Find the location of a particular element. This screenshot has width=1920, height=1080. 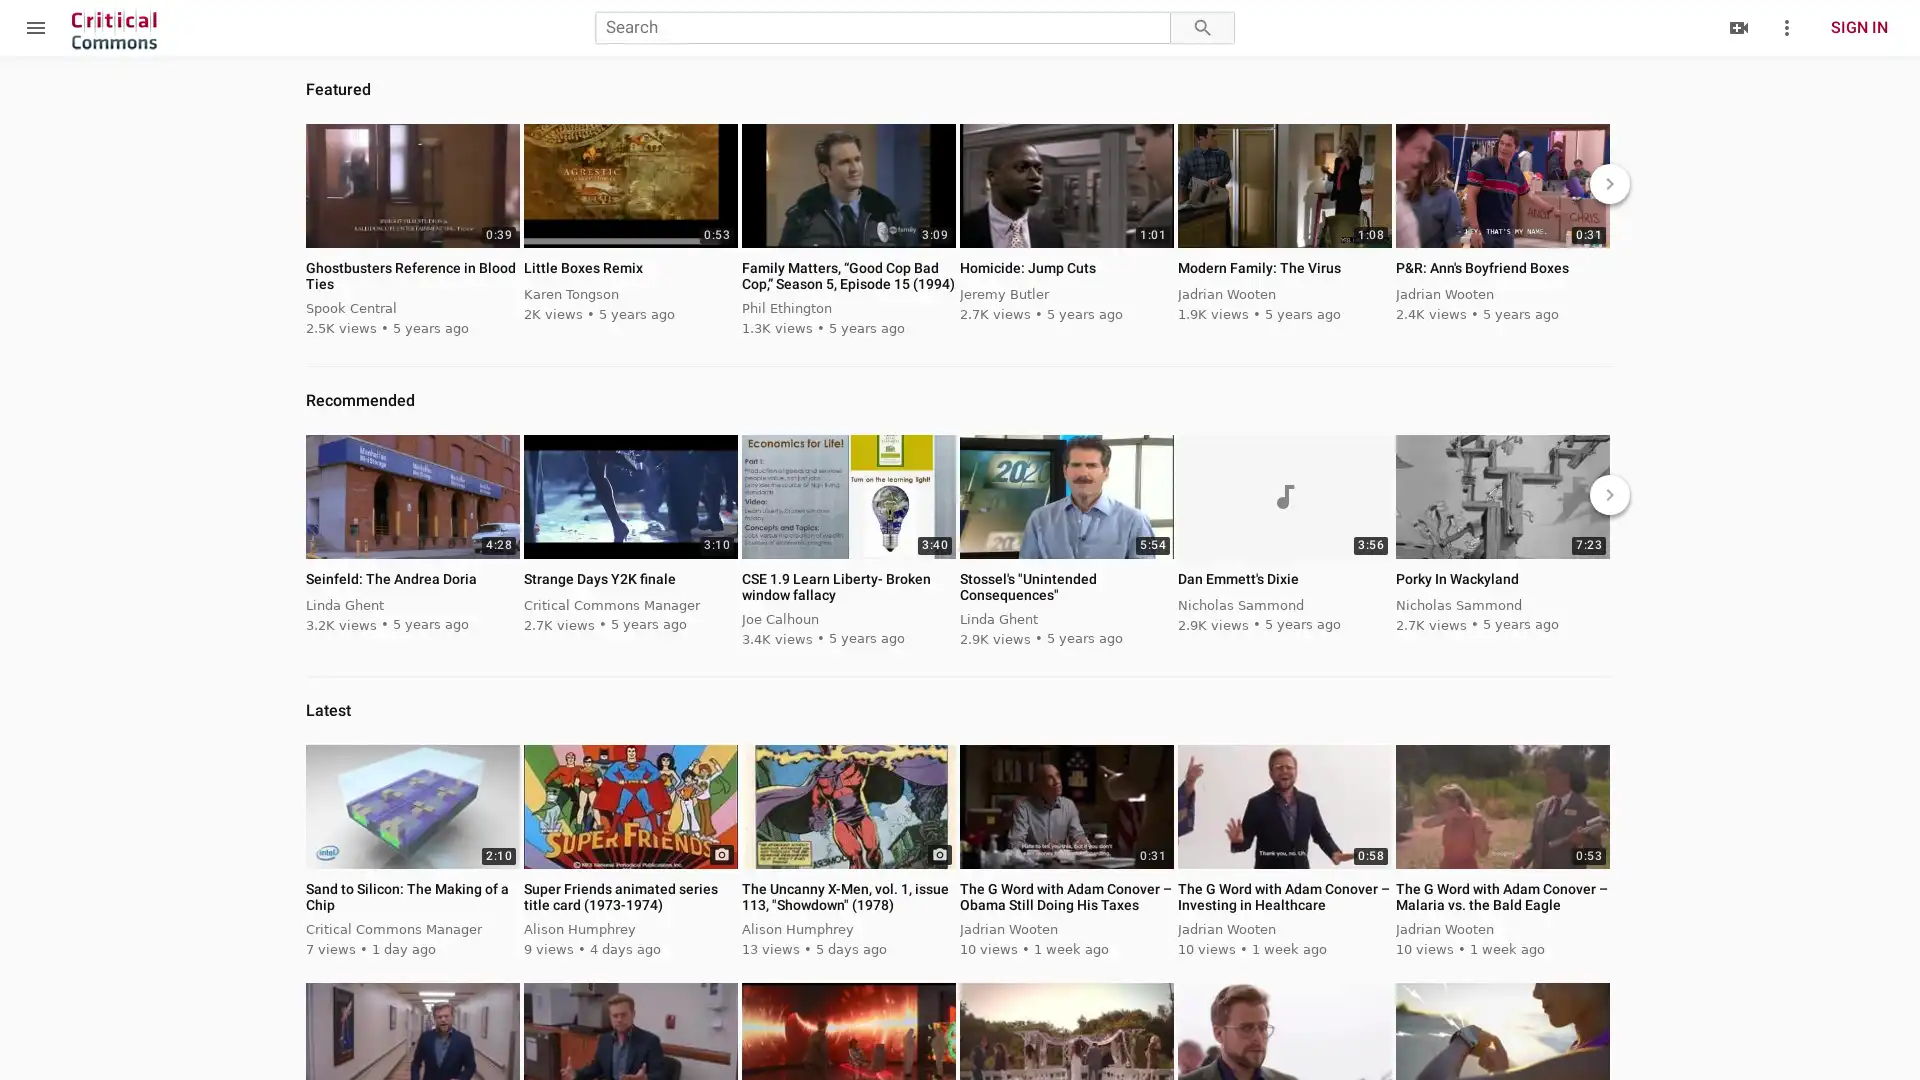

keyboard_arrow_right is located at coordinates (1609, 493).